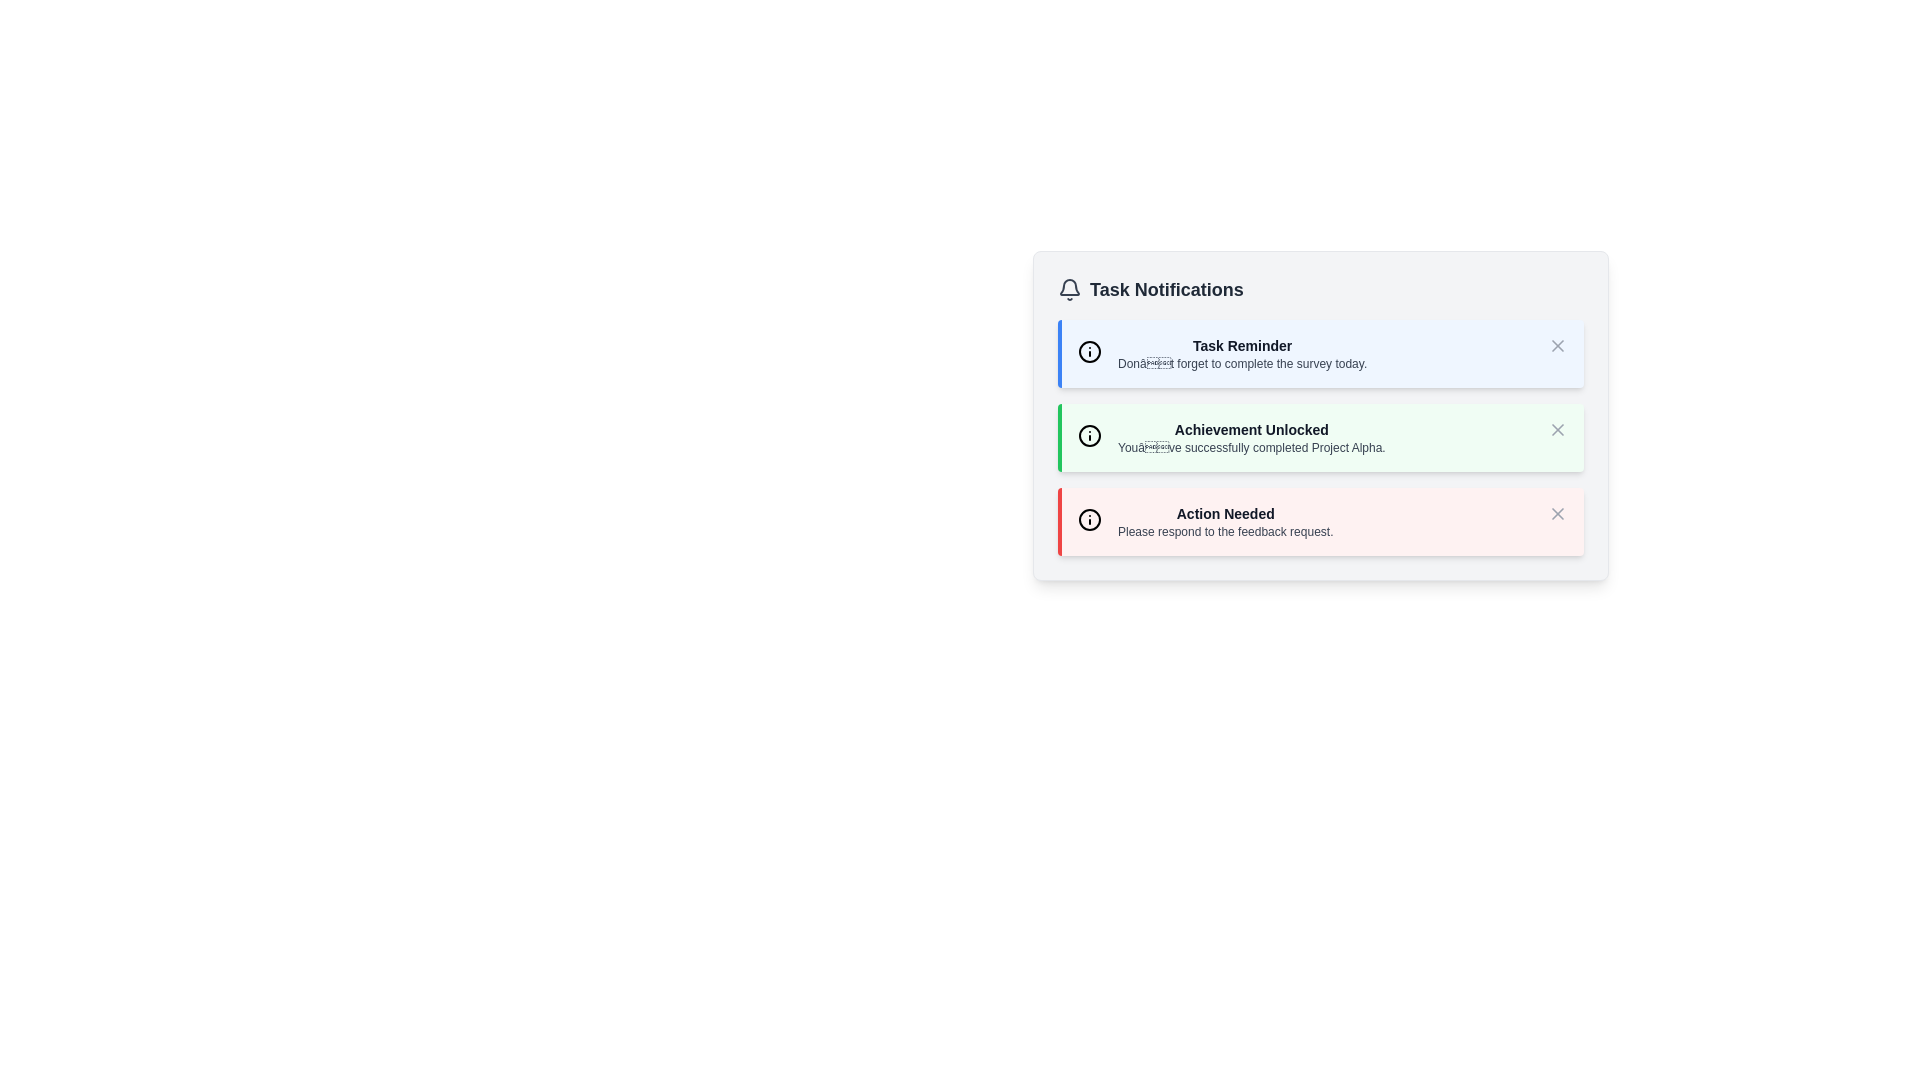 This screenshot has width=1920, height=1080. I want to click on the label with icon that serves as a title for the user notifications section, located at the top-left of the panel, so click(1150, 289).